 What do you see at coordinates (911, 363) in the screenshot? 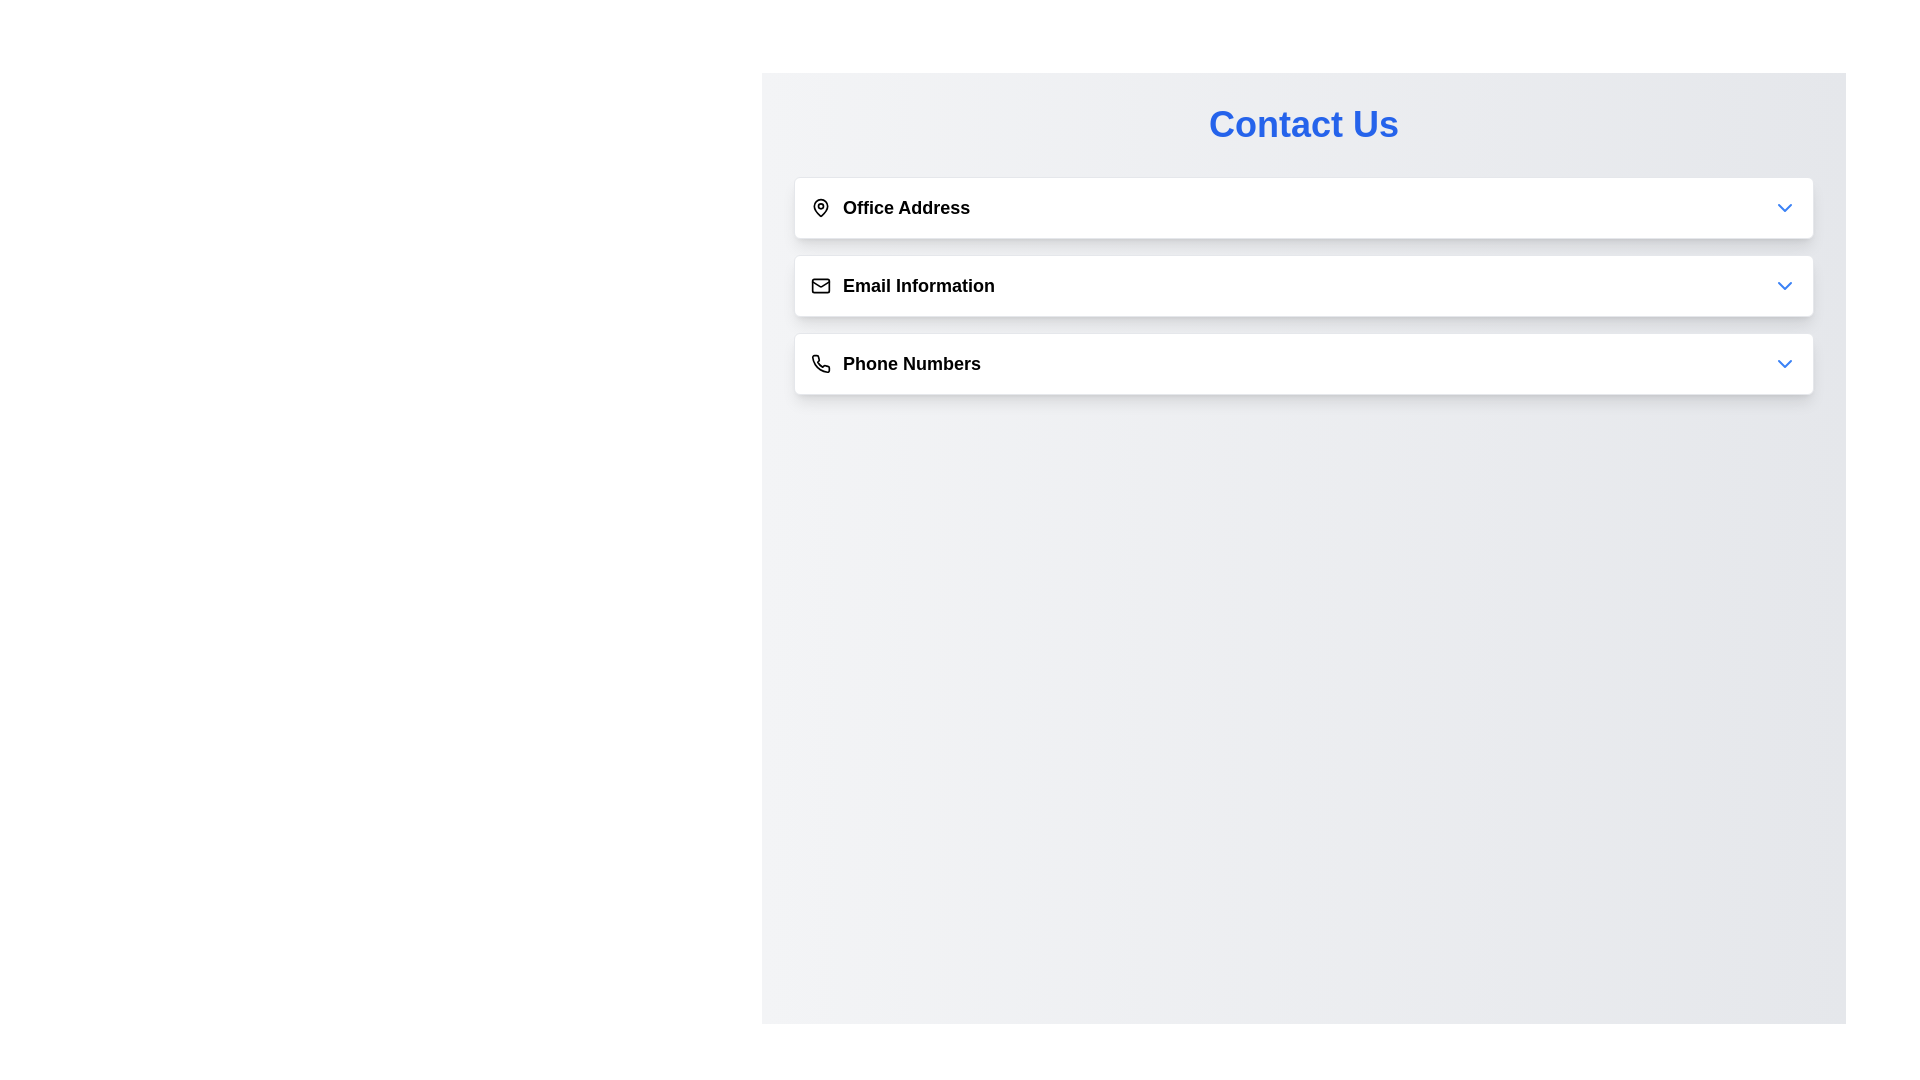
I see `the text label element that displays 'Phone Numbers' in bold, black text as part of the 'Contact Us' section` at bounding box center [911, 363].